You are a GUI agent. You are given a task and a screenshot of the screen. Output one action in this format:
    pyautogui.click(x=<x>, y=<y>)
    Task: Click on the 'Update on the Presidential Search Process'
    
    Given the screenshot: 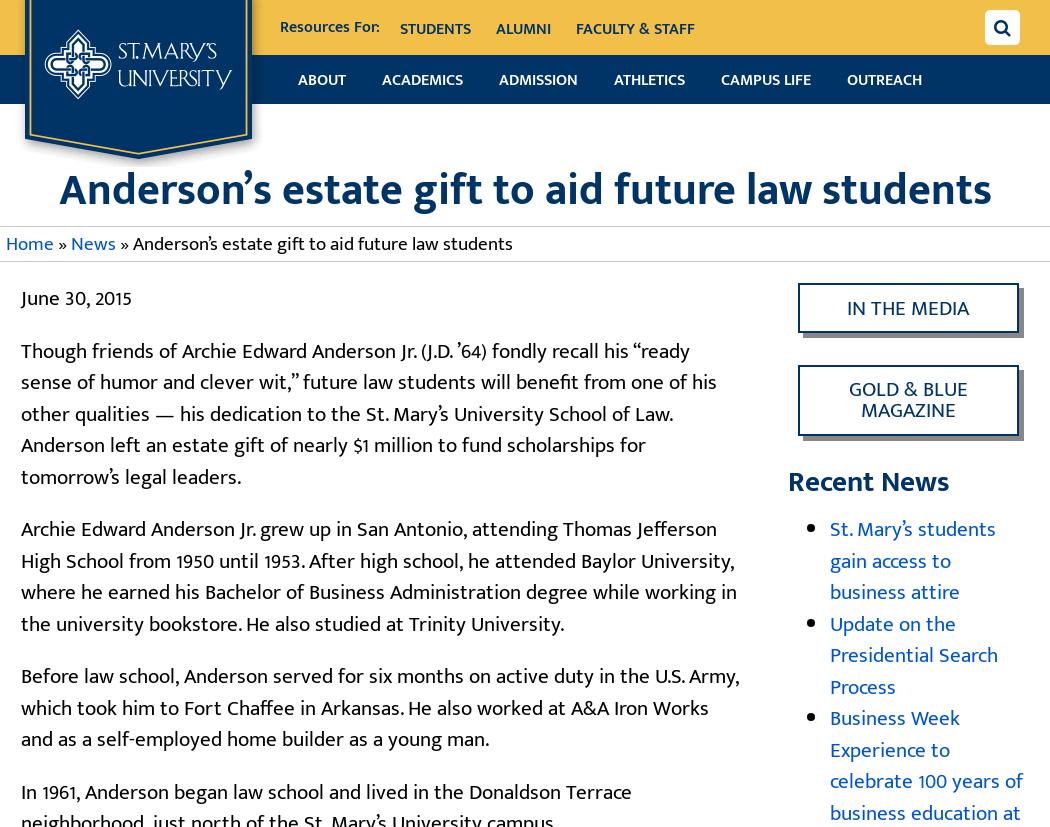 What is the action you would take?
    pyautogui.click(x=912, y=654)
    